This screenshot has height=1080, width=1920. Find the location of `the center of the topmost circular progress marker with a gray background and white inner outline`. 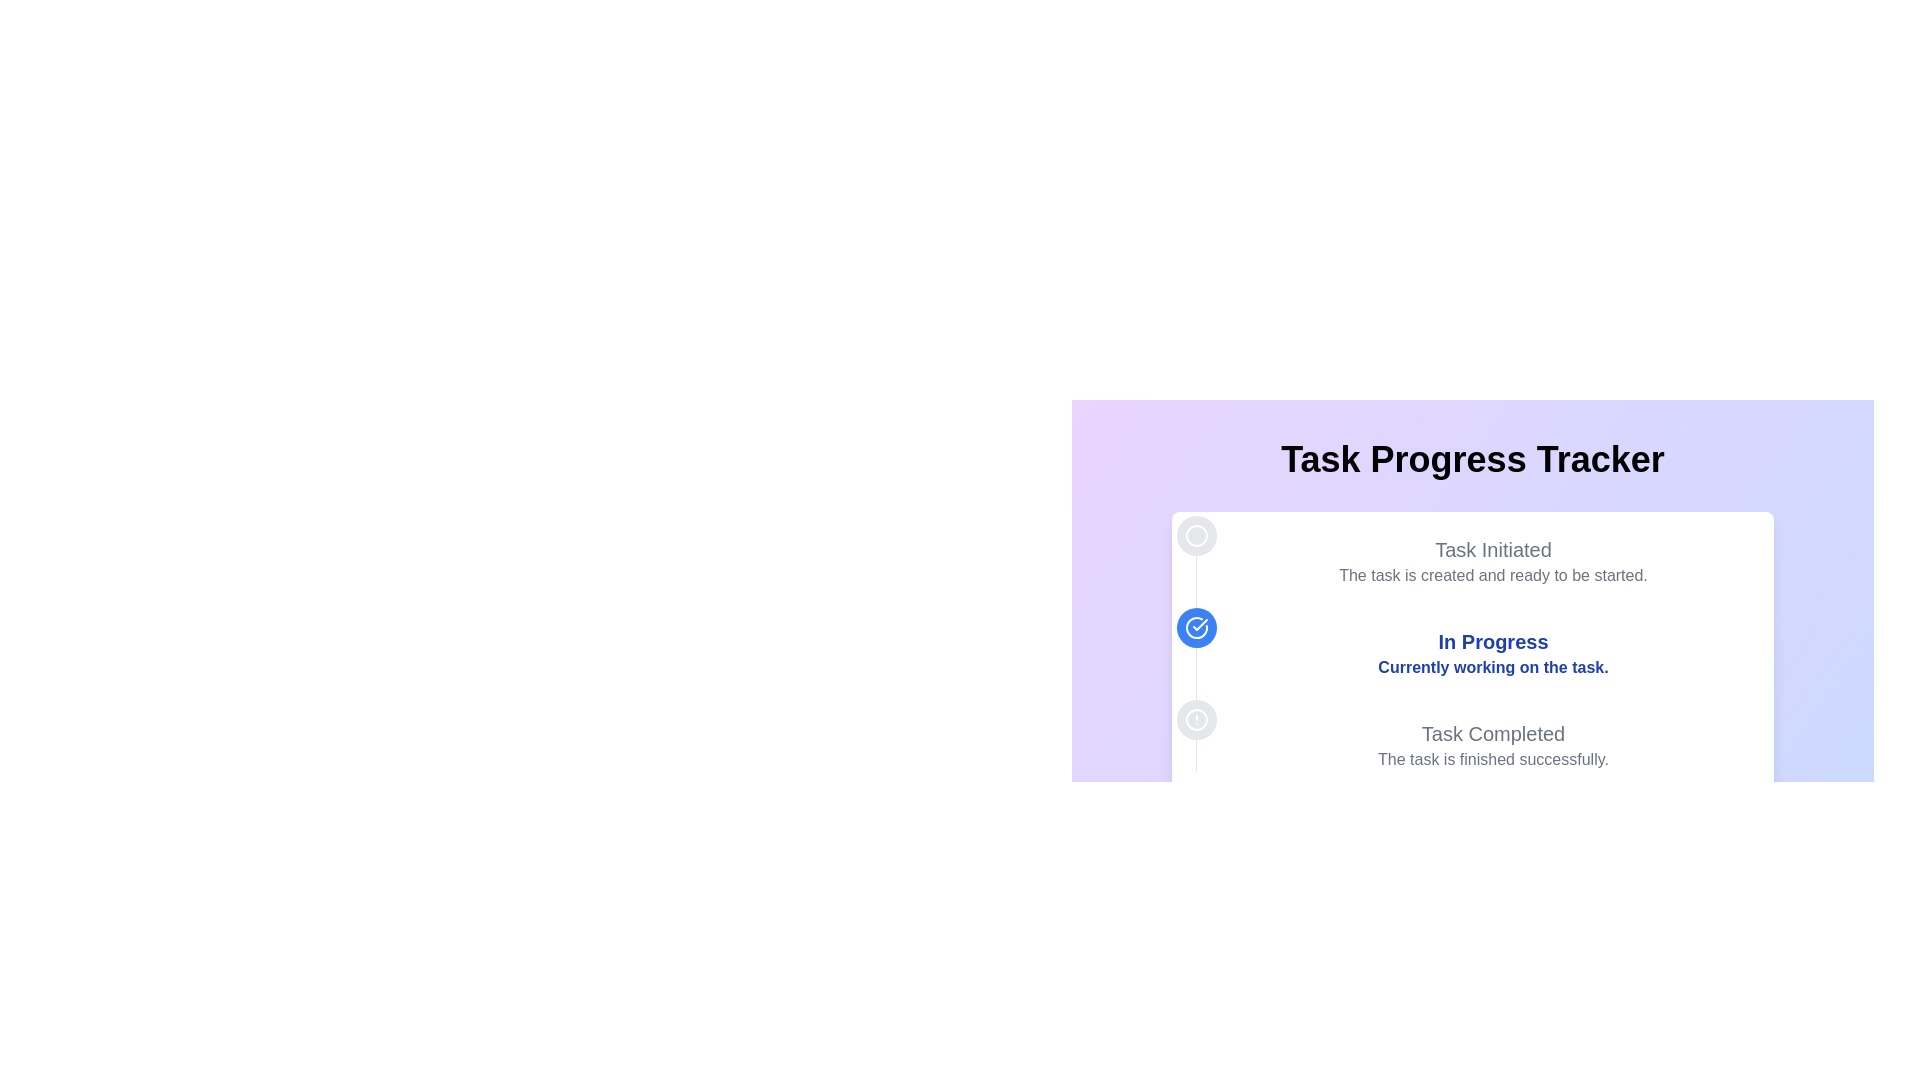

the center of the topmost circular progress marker with a gray background and white inner outline is located at coordinates (1197, 535).